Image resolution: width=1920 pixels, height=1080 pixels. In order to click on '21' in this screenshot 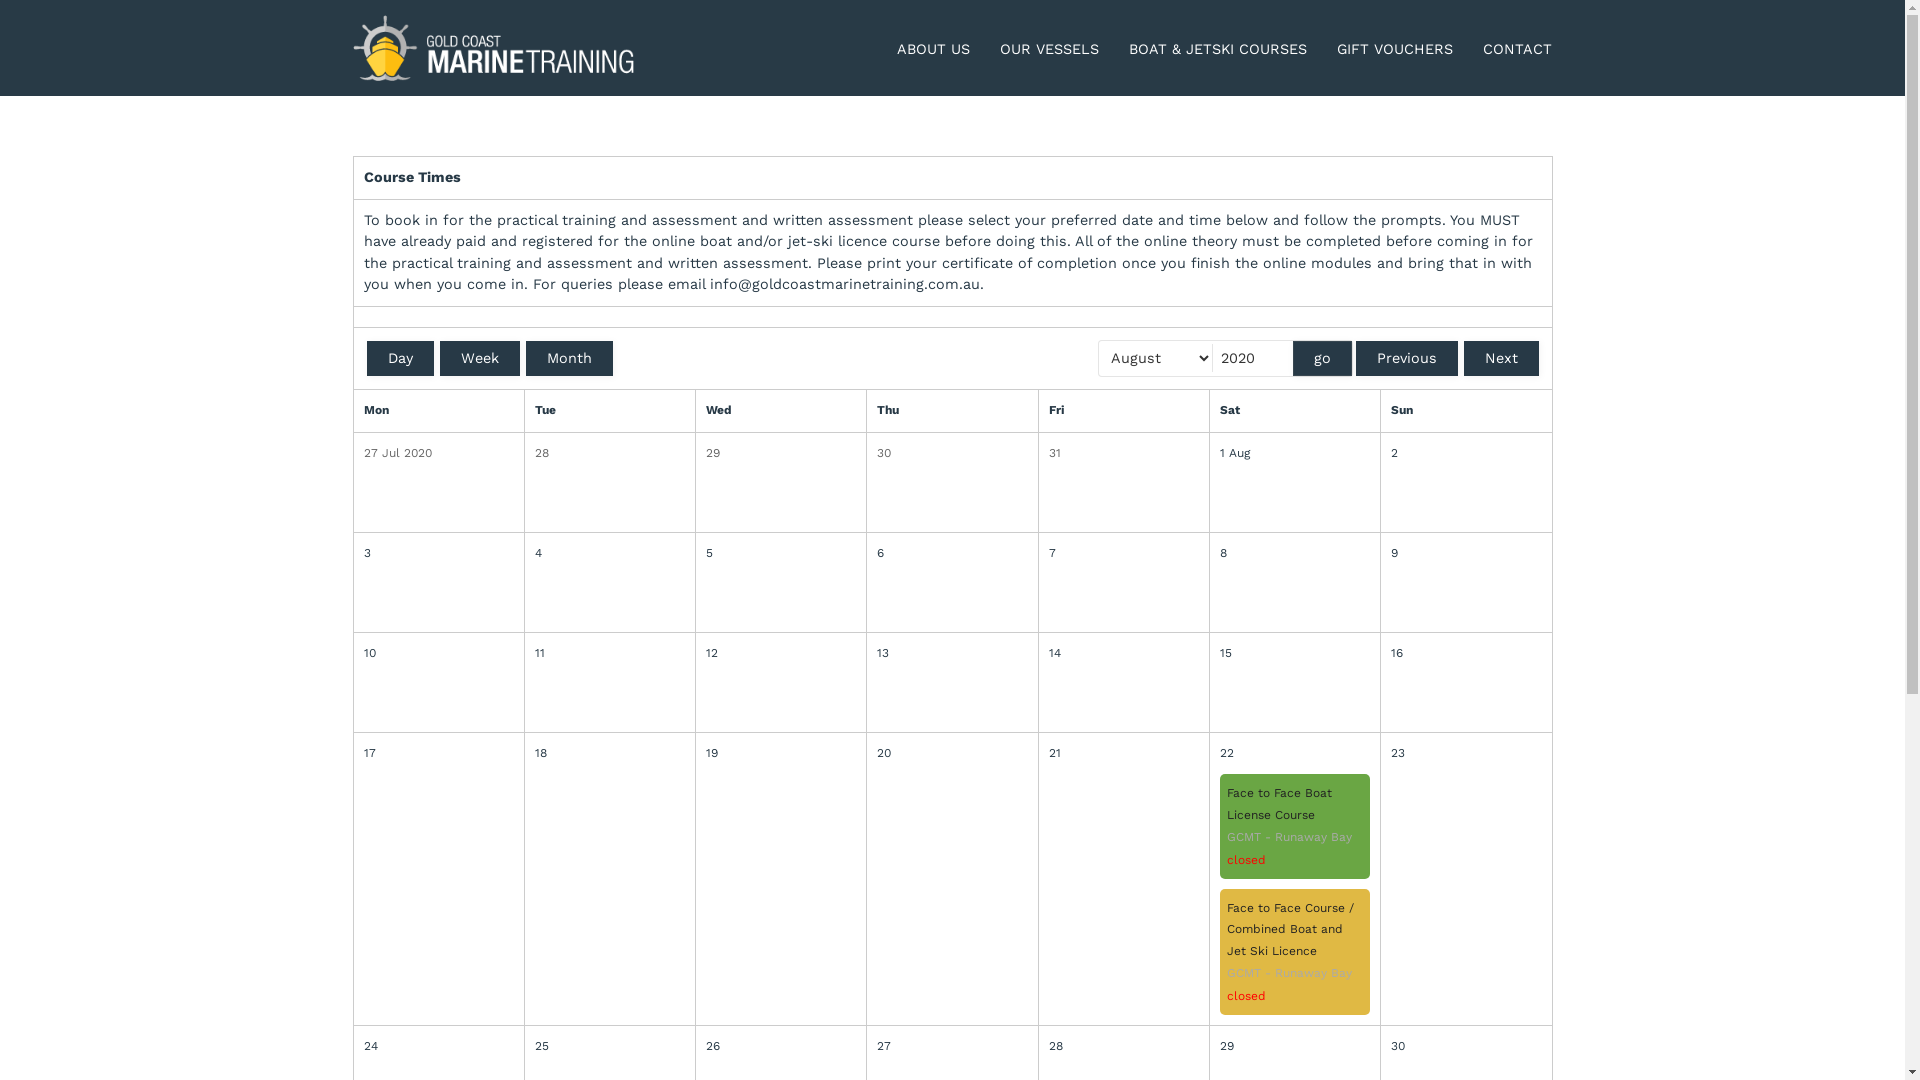, I will do `click(1123, 753)`.